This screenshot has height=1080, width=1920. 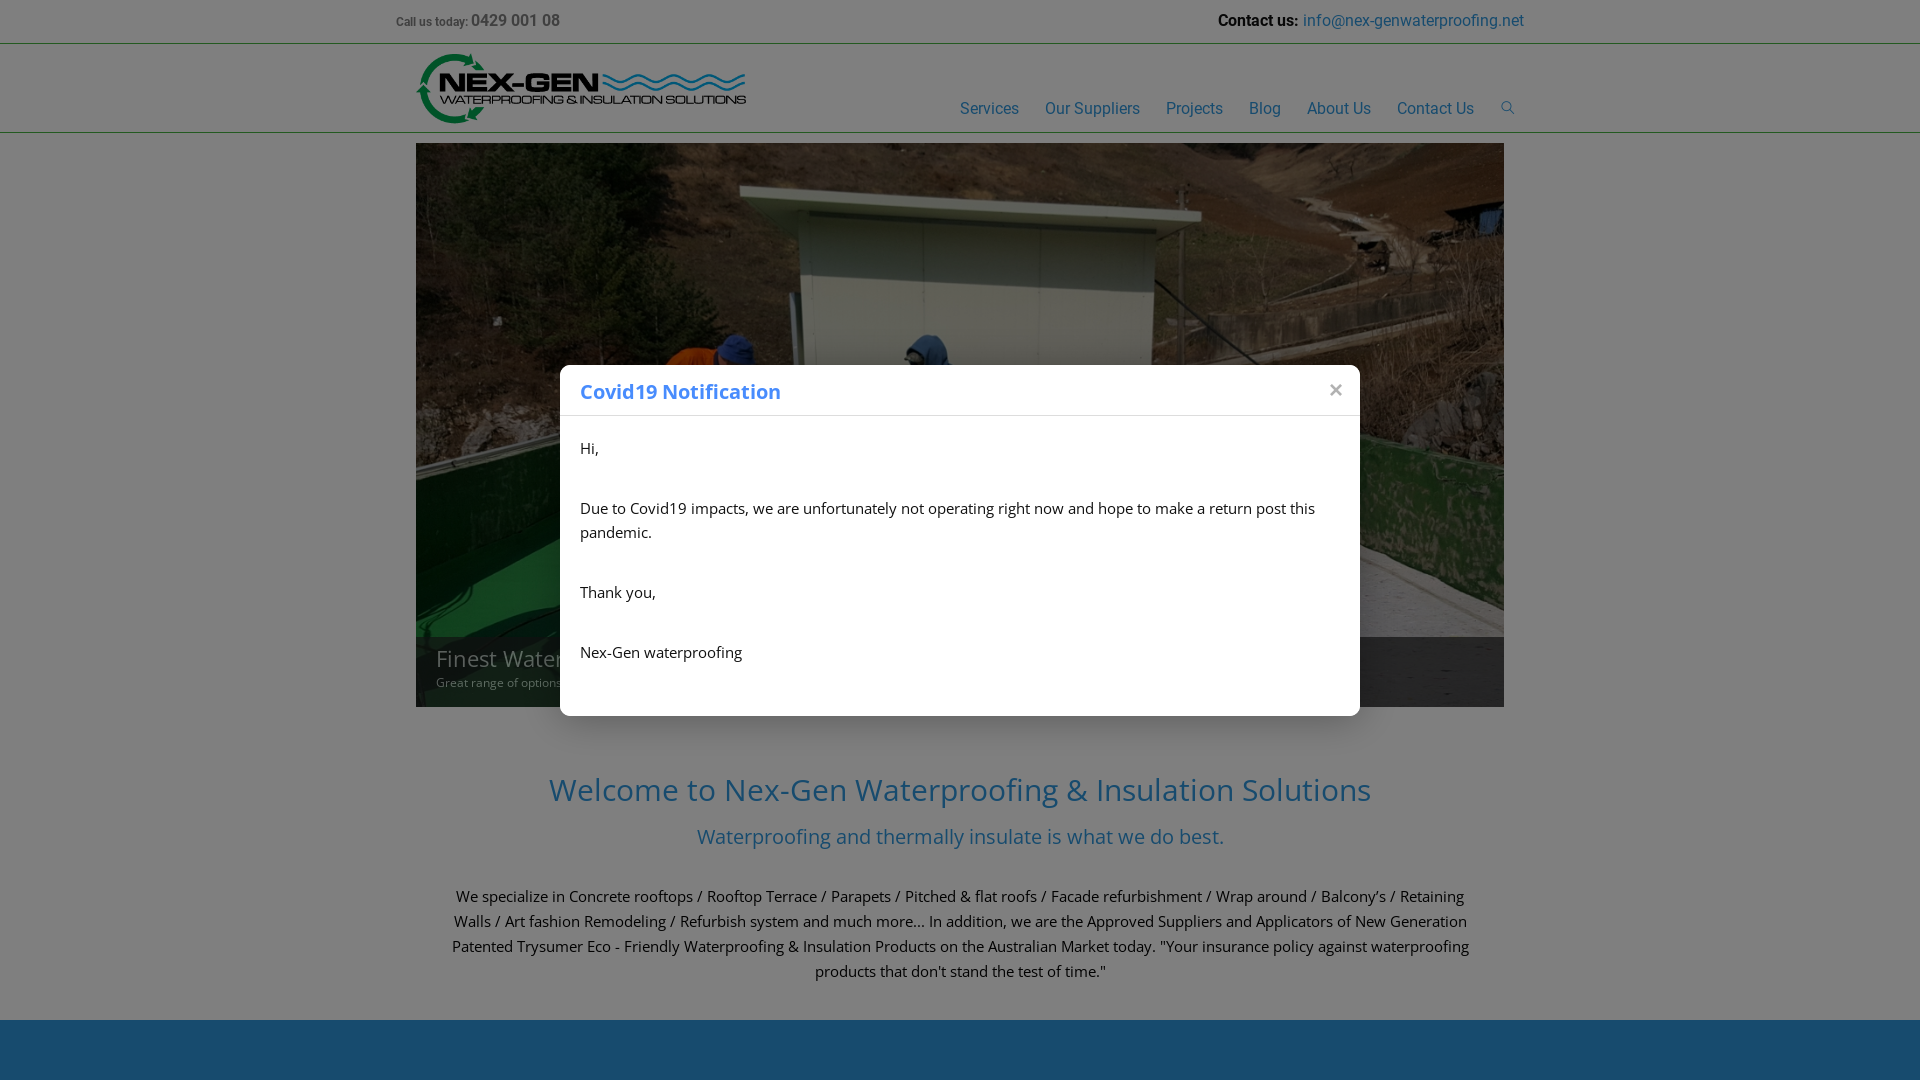 What do you see at coordinates (1194, 111) in the screenshot?
I see `'Projects'` at bounding box center [1194, 111].